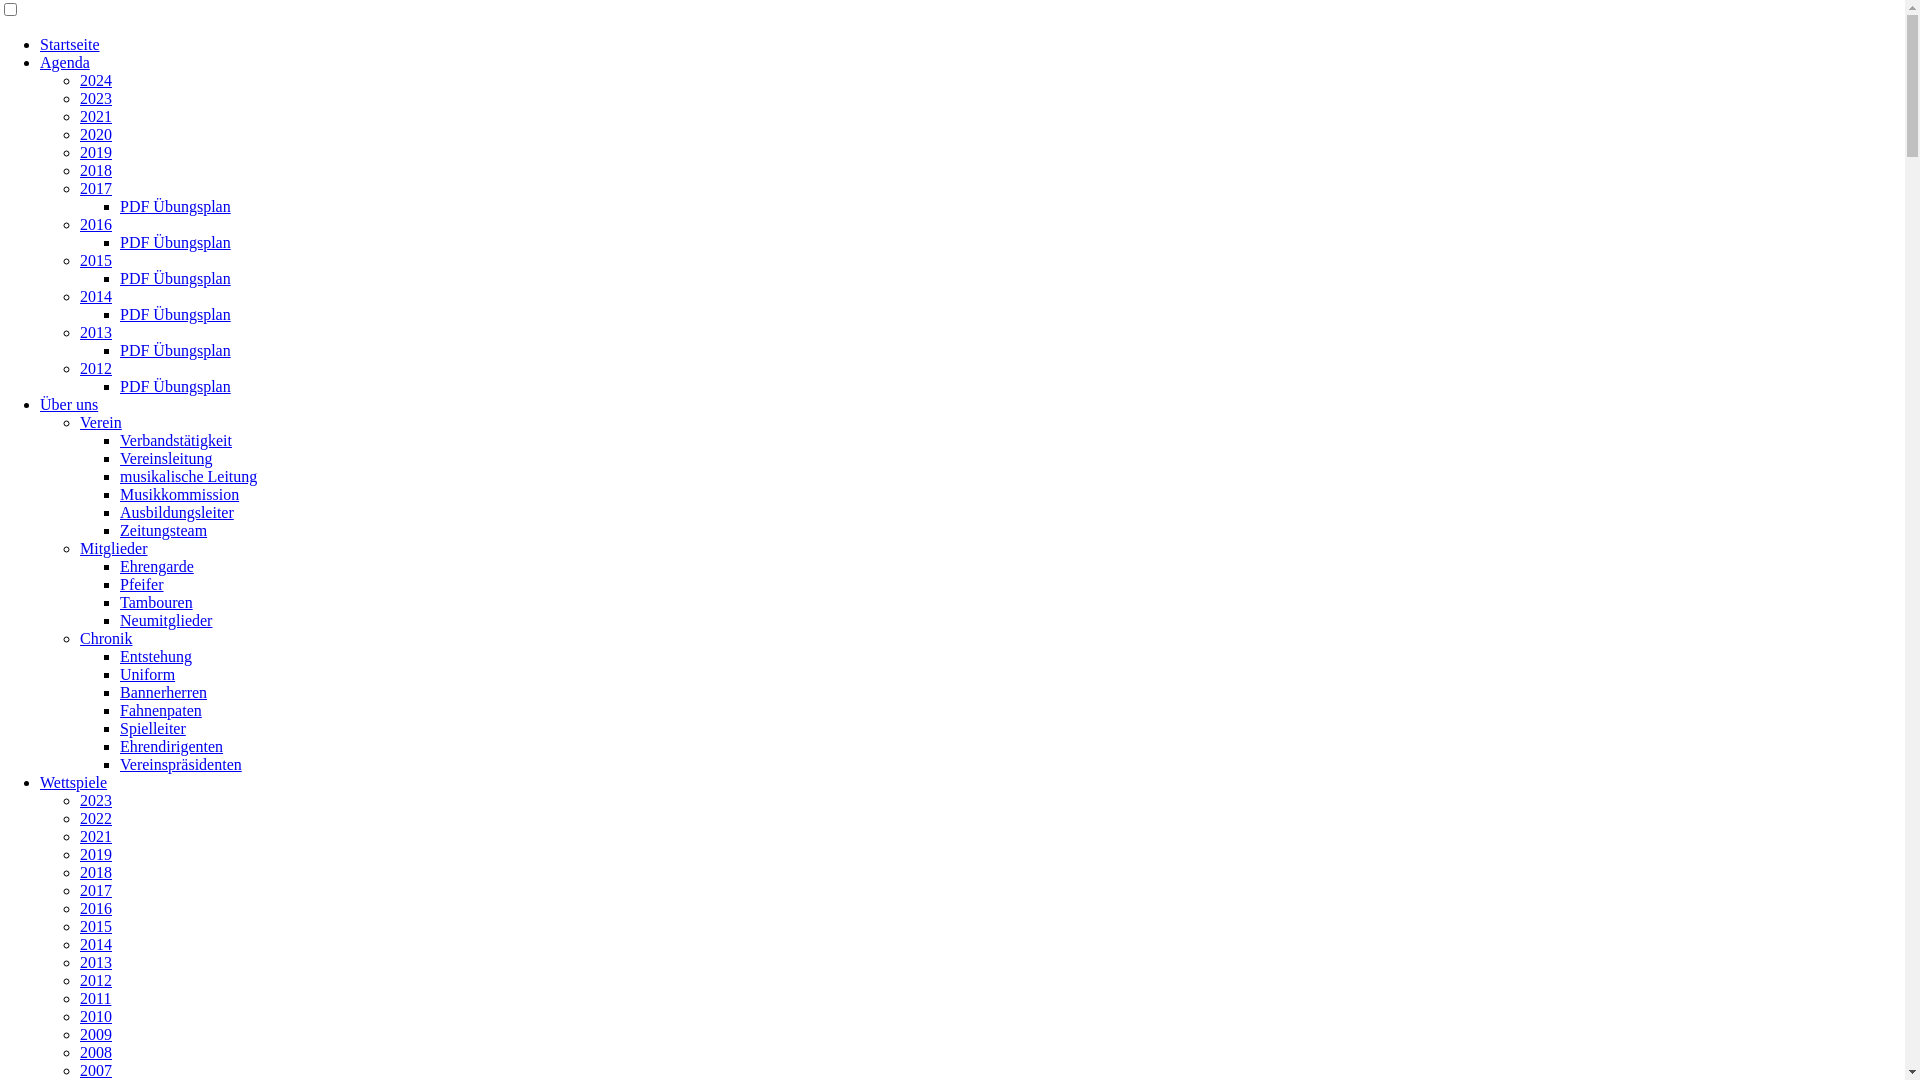  Describe the element at coordinates (80, 818) in the screenshot. I see `'2022'` at that location.